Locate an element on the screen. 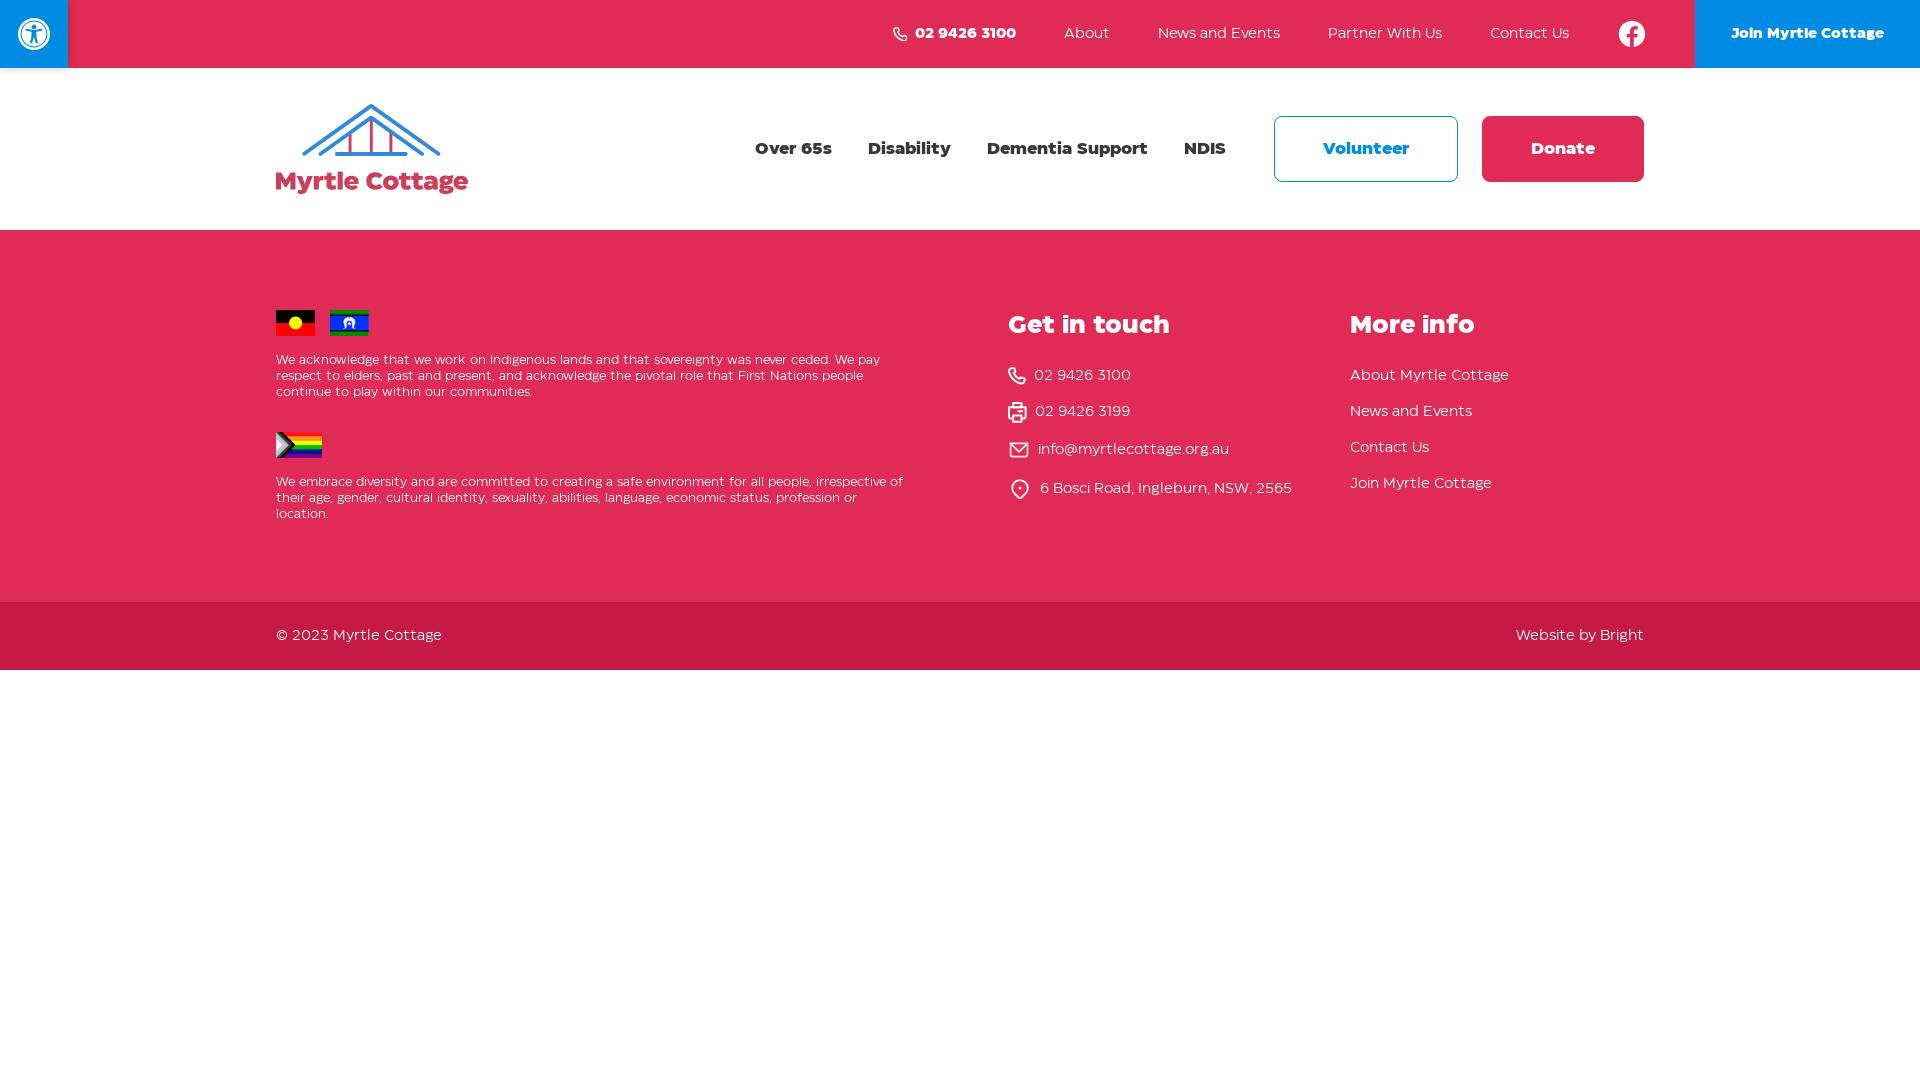 Image resolution: width=1920 pixels, height=1080 pixels. 'About' is located at coordinates (1063, 34).